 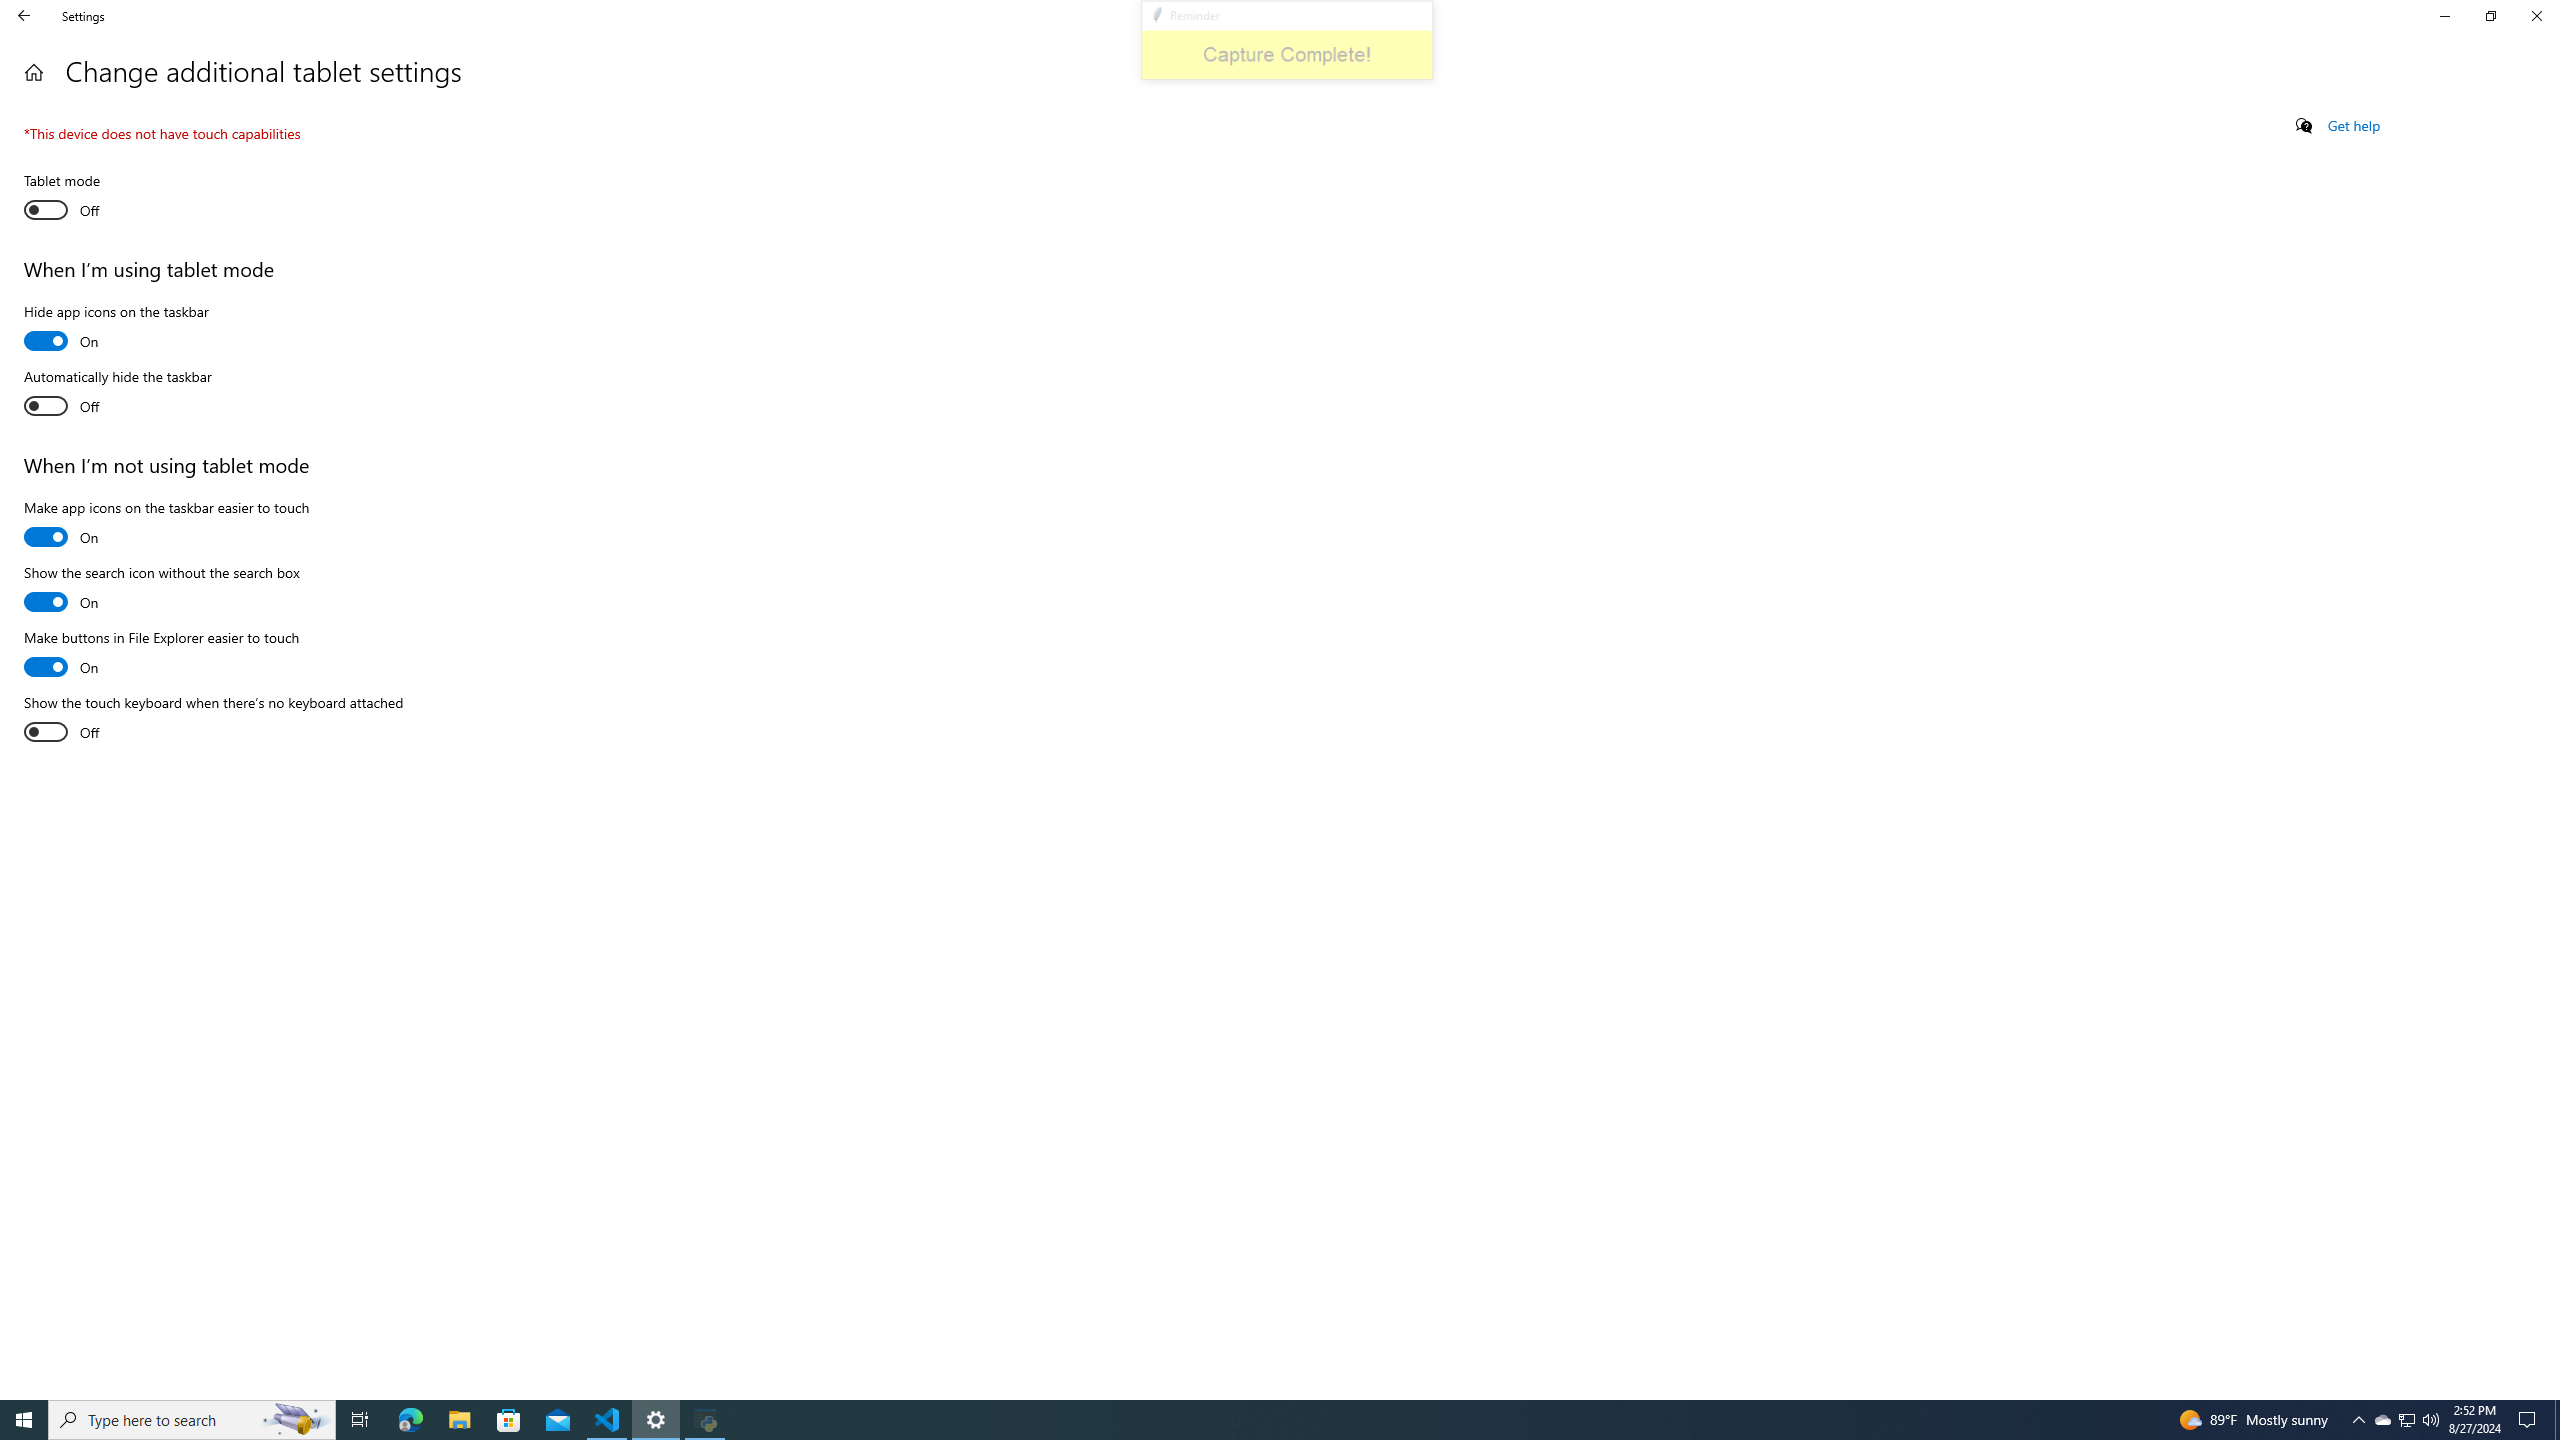 I want to click on 'Automatically hide the taskbar', so click(x=117, y=394).